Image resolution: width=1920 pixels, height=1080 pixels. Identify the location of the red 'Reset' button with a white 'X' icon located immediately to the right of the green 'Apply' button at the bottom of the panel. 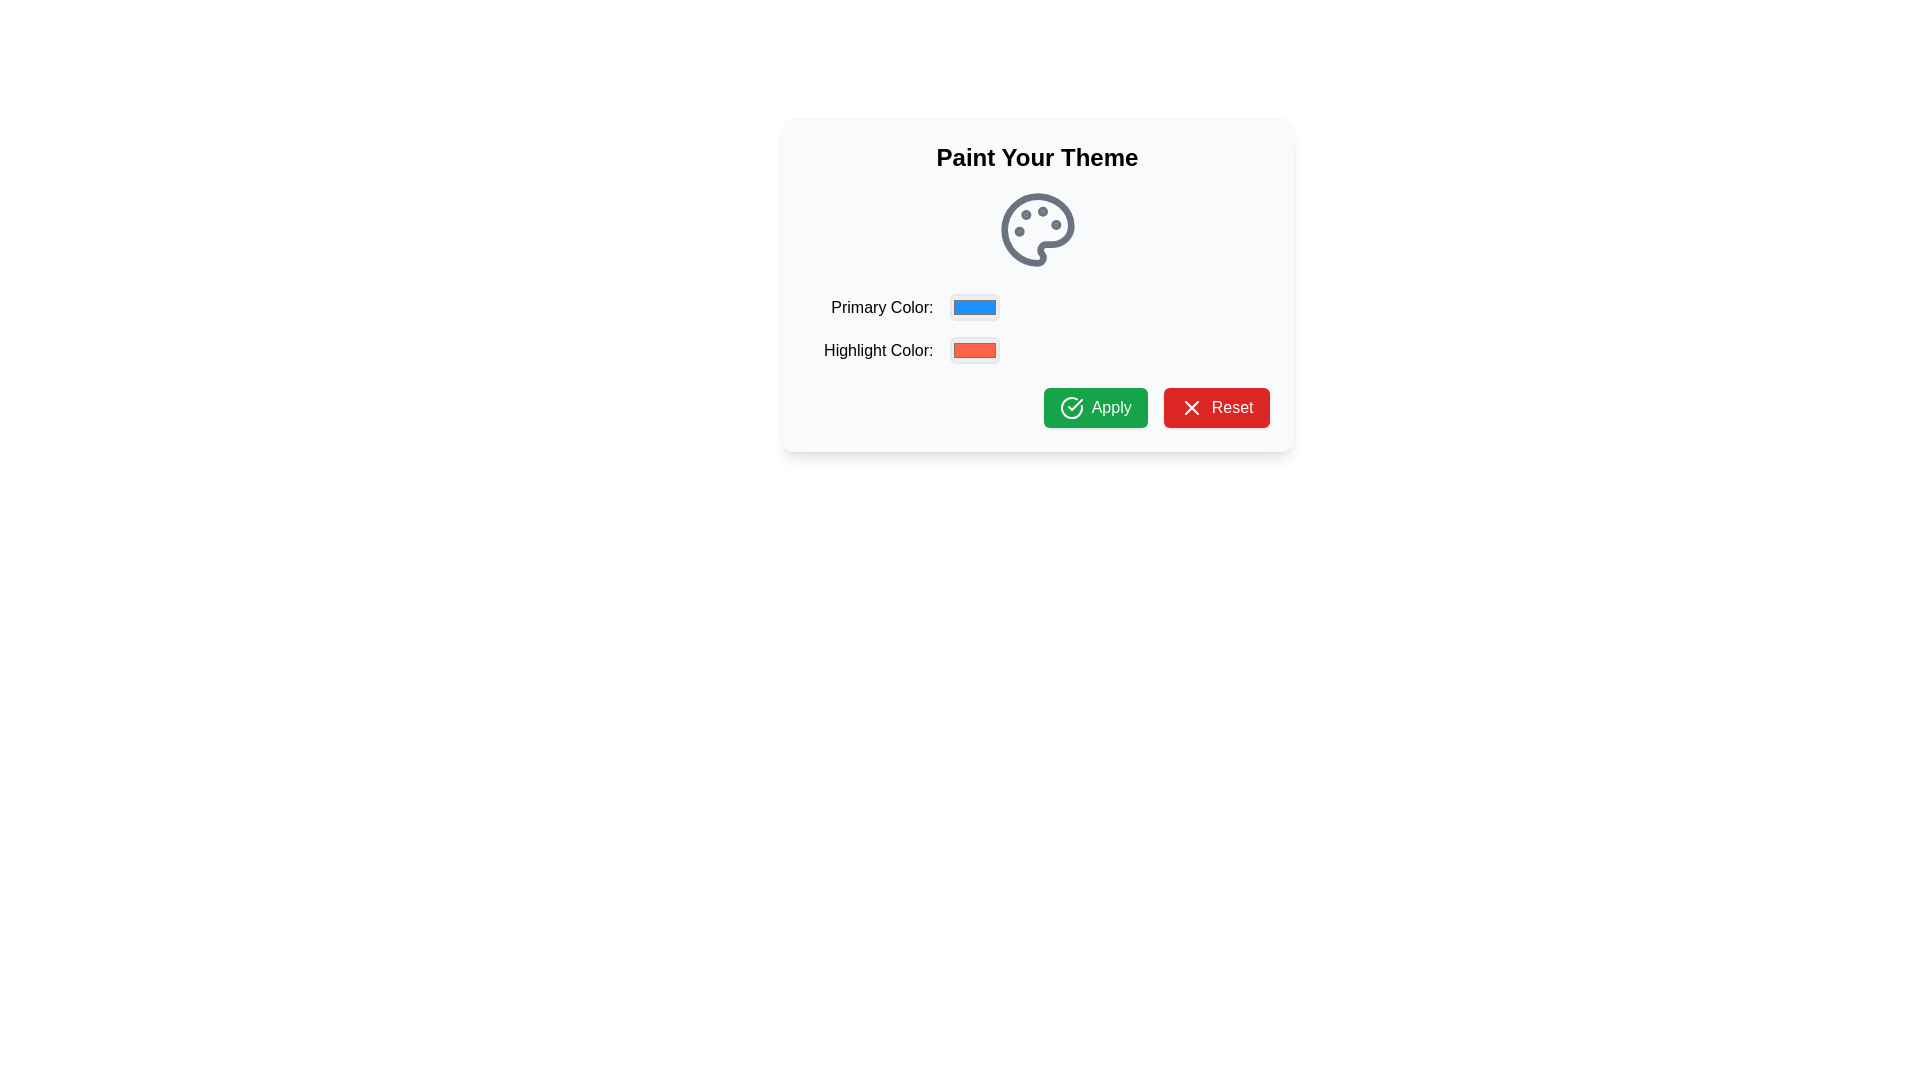
(1215, 407).